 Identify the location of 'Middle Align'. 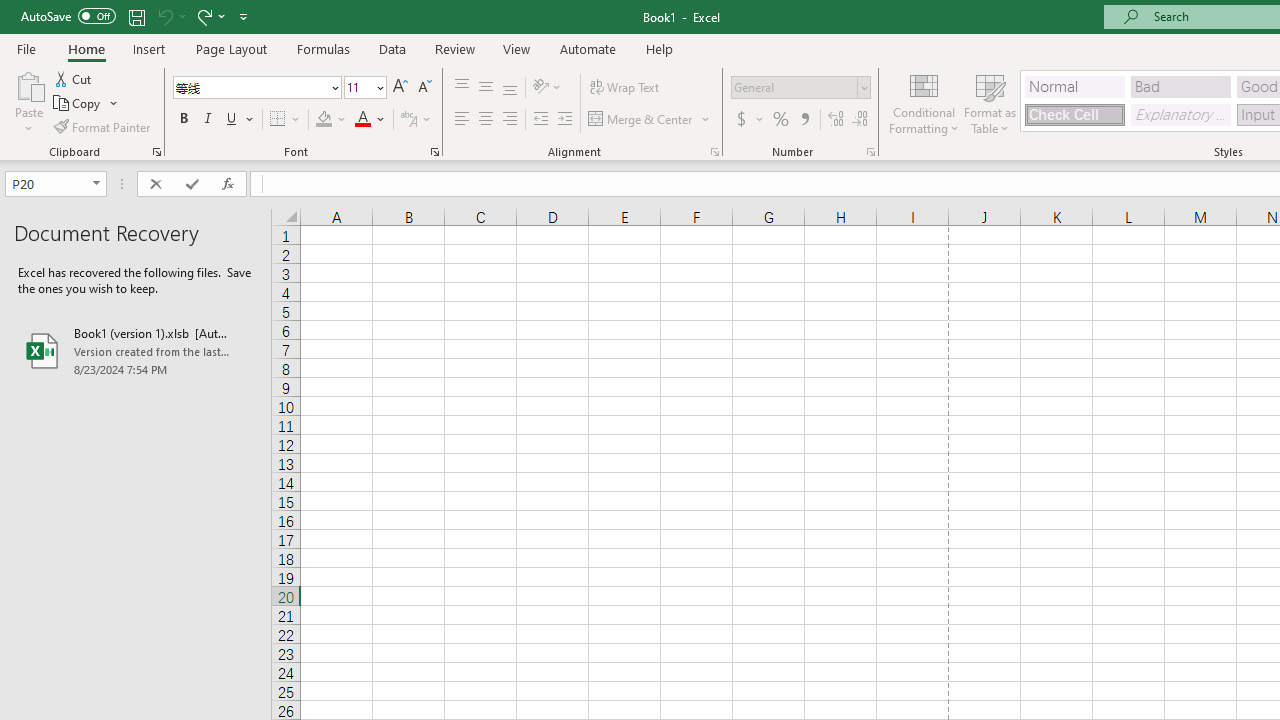
(485, 86).